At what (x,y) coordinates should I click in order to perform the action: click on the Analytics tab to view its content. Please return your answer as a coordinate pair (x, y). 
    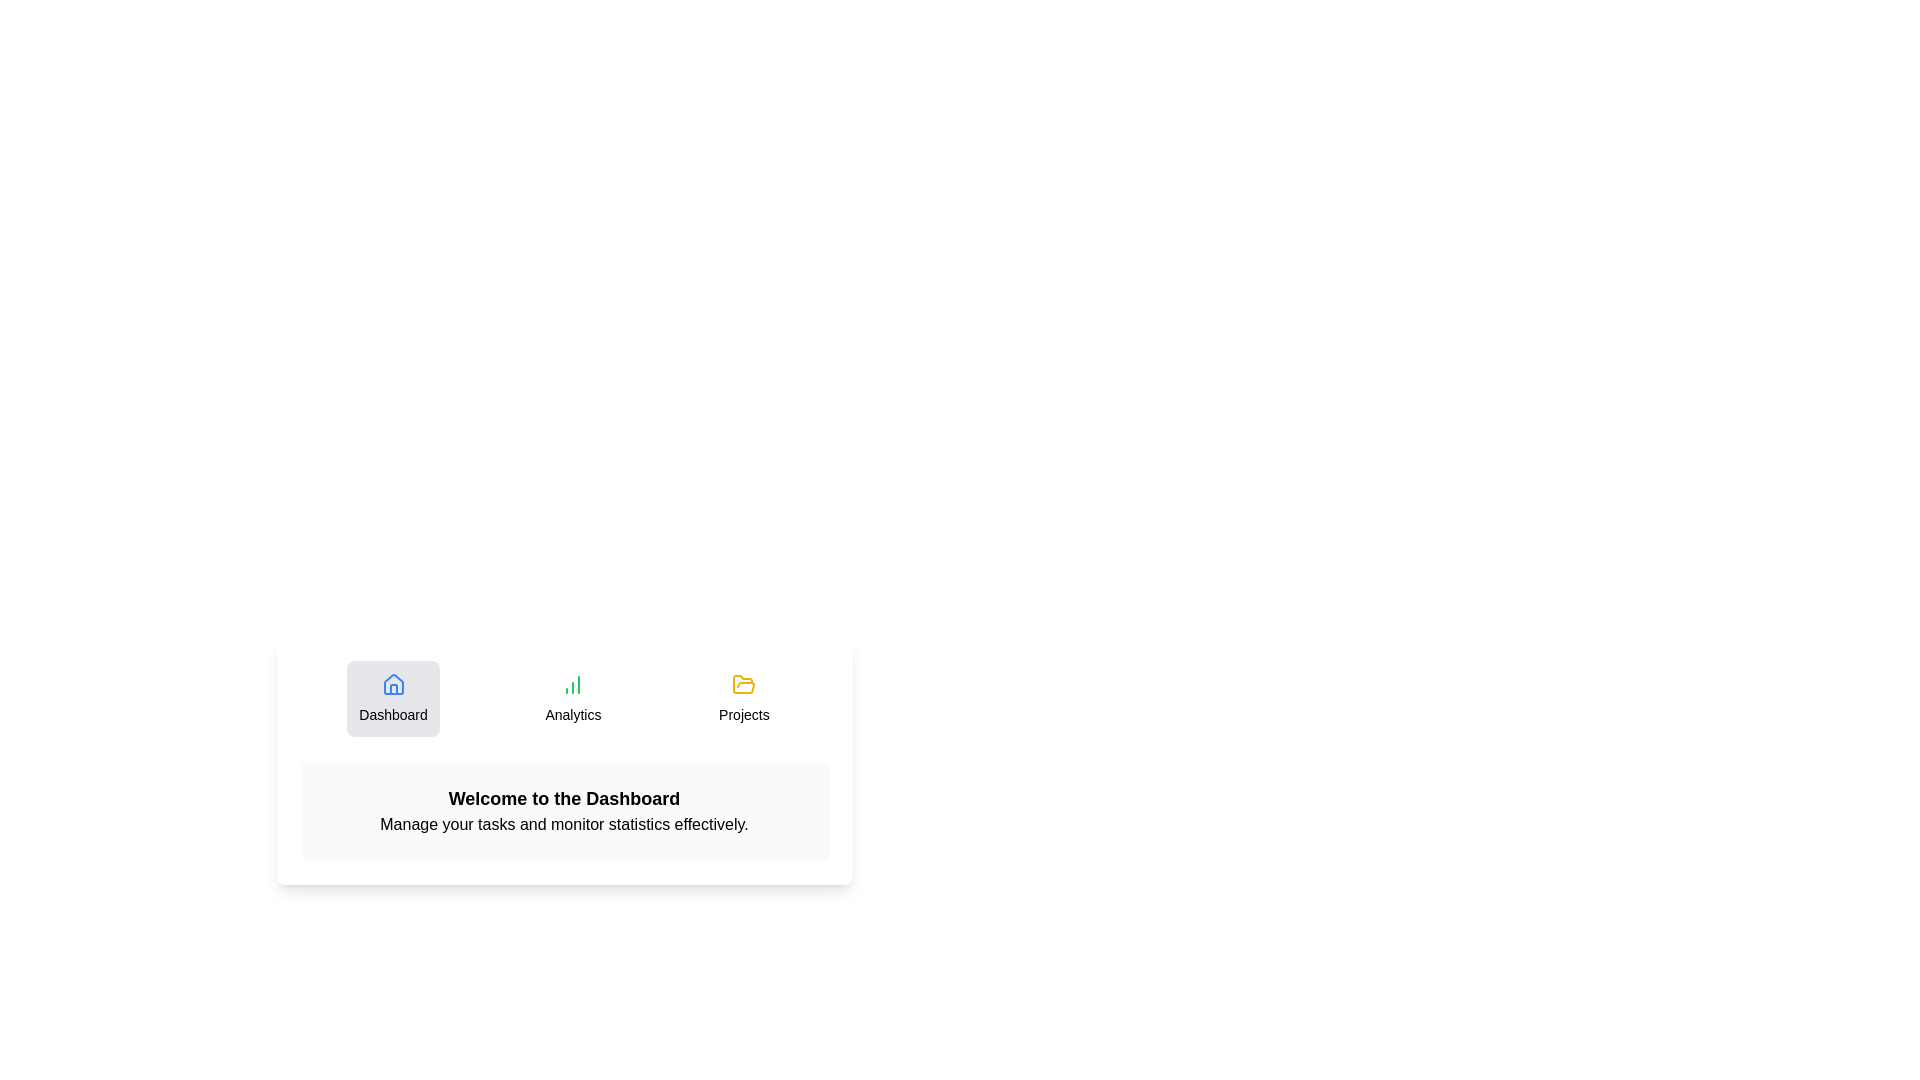
    Looking at the image, I should click on (572, 697).